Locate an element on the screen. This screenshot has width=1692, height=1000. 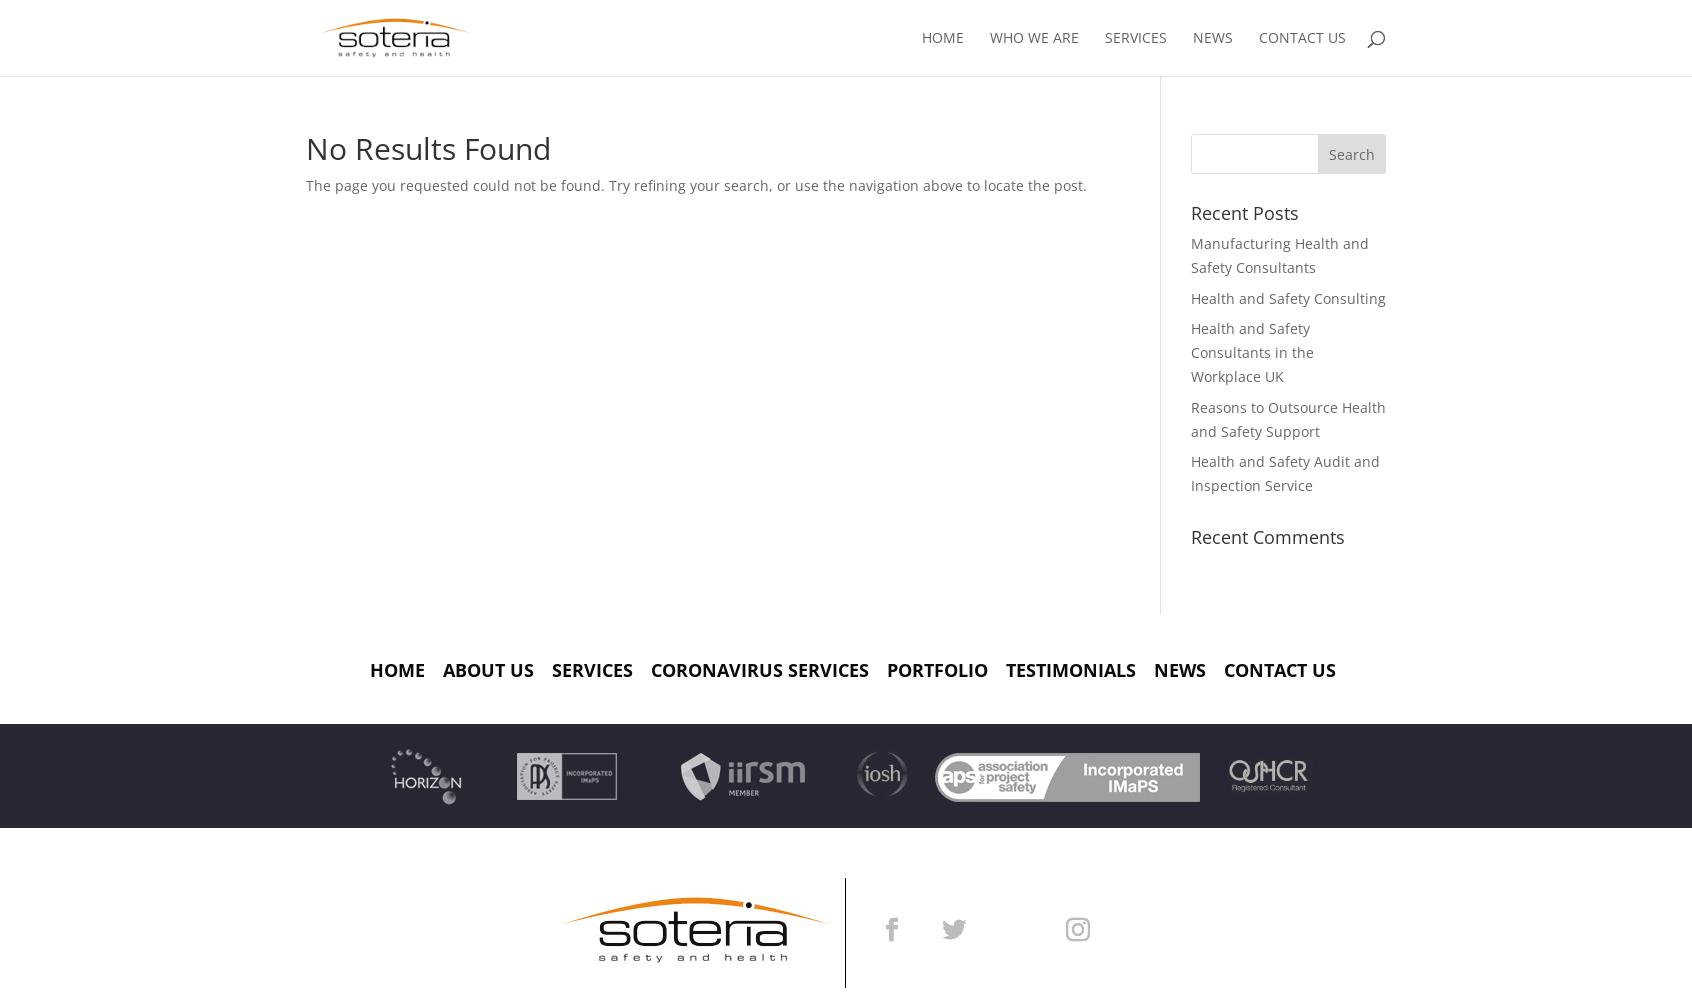
'Testimonials' is located at coordinates (1071, 669).